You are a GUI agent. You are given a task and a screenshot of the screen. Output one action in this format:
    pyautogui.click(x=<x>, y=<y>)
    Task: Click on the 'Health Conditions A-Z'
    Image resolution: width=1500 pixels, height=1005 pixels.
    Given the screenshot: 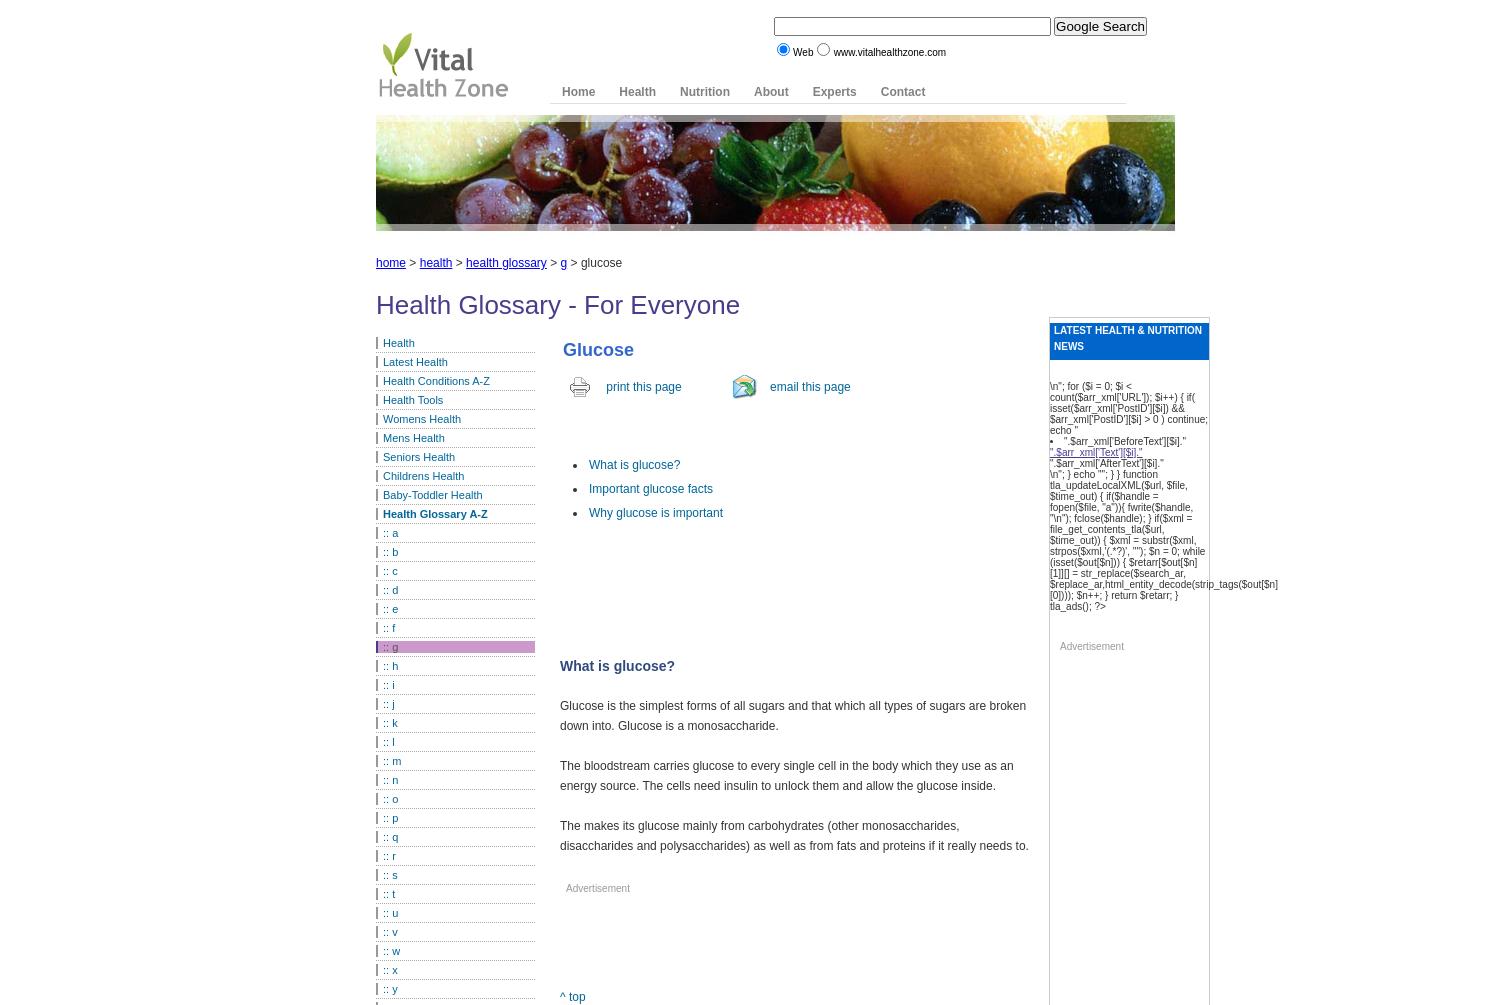 What is the action you would take?
    pyautogui.click(x=436, y=380)
    